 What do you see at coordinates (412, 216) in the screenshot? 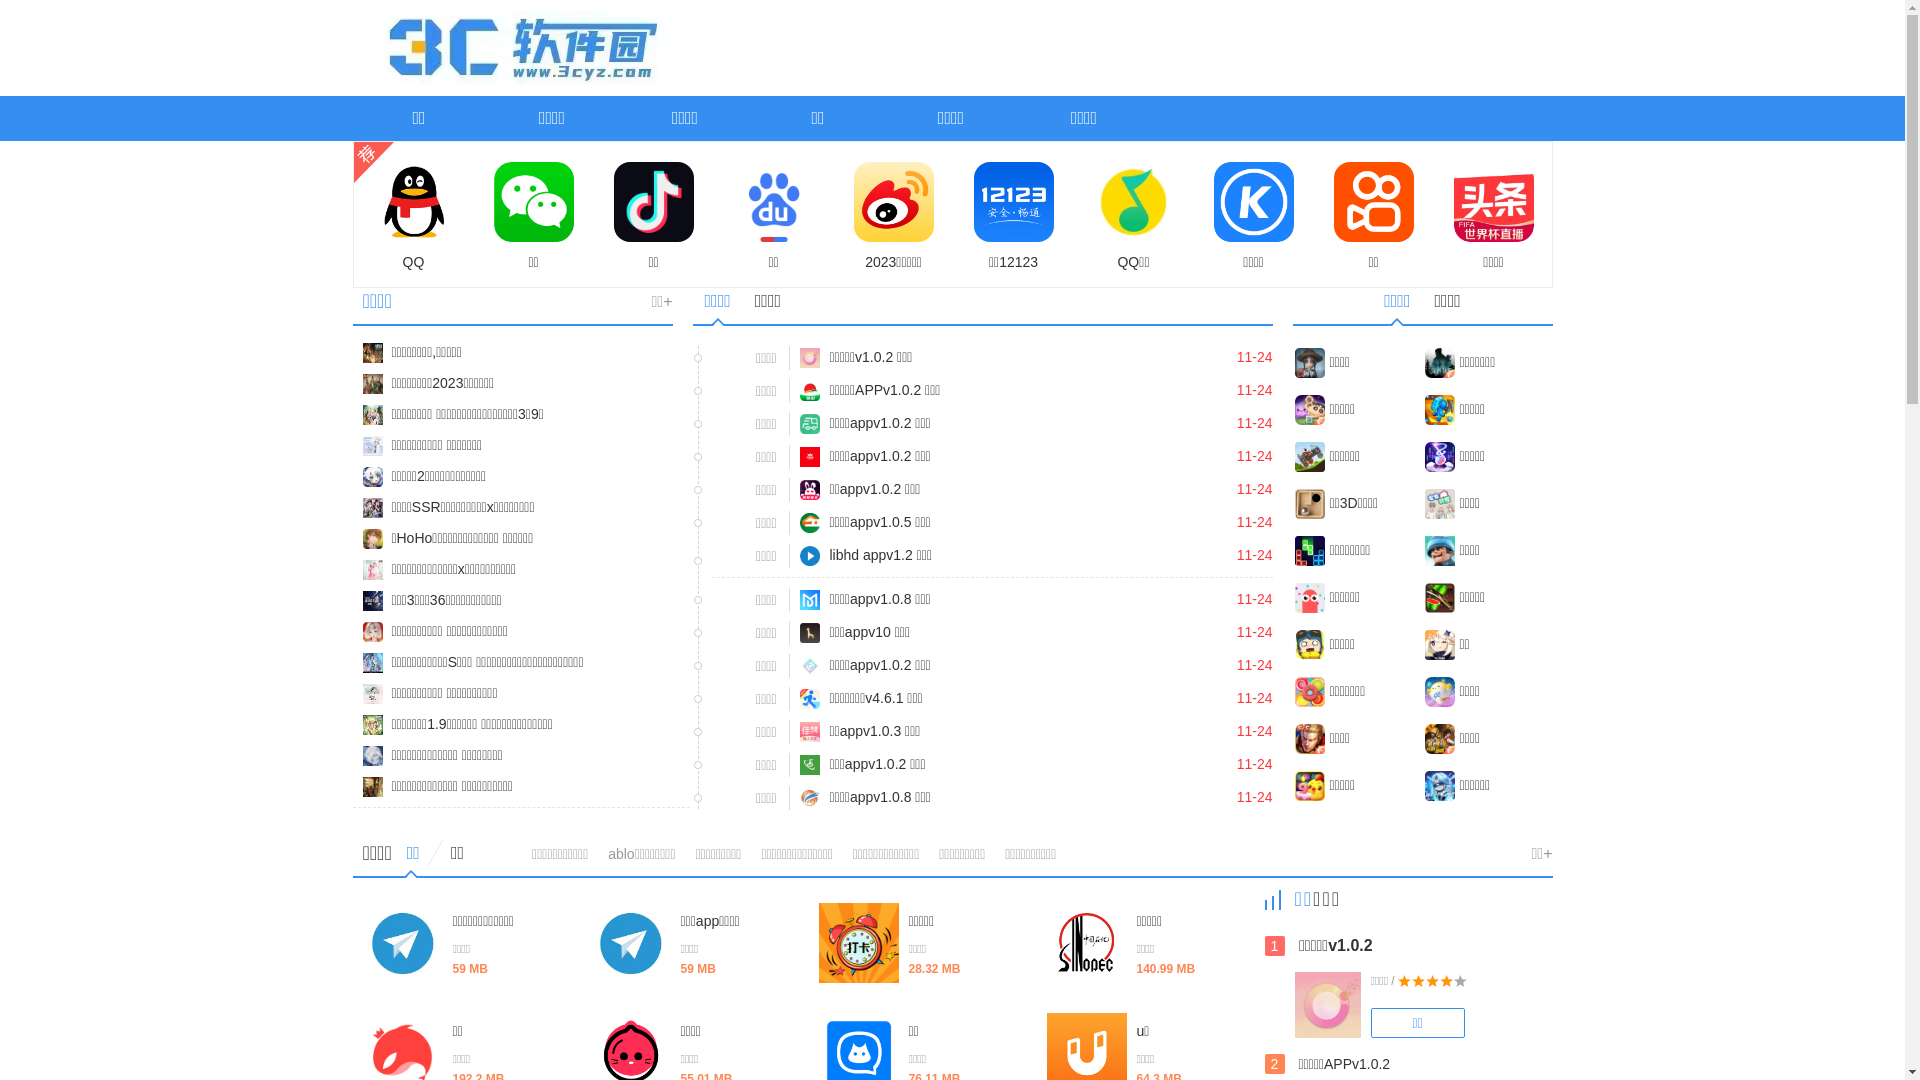
I see `'QQ'` at bounding box center [412, 216].